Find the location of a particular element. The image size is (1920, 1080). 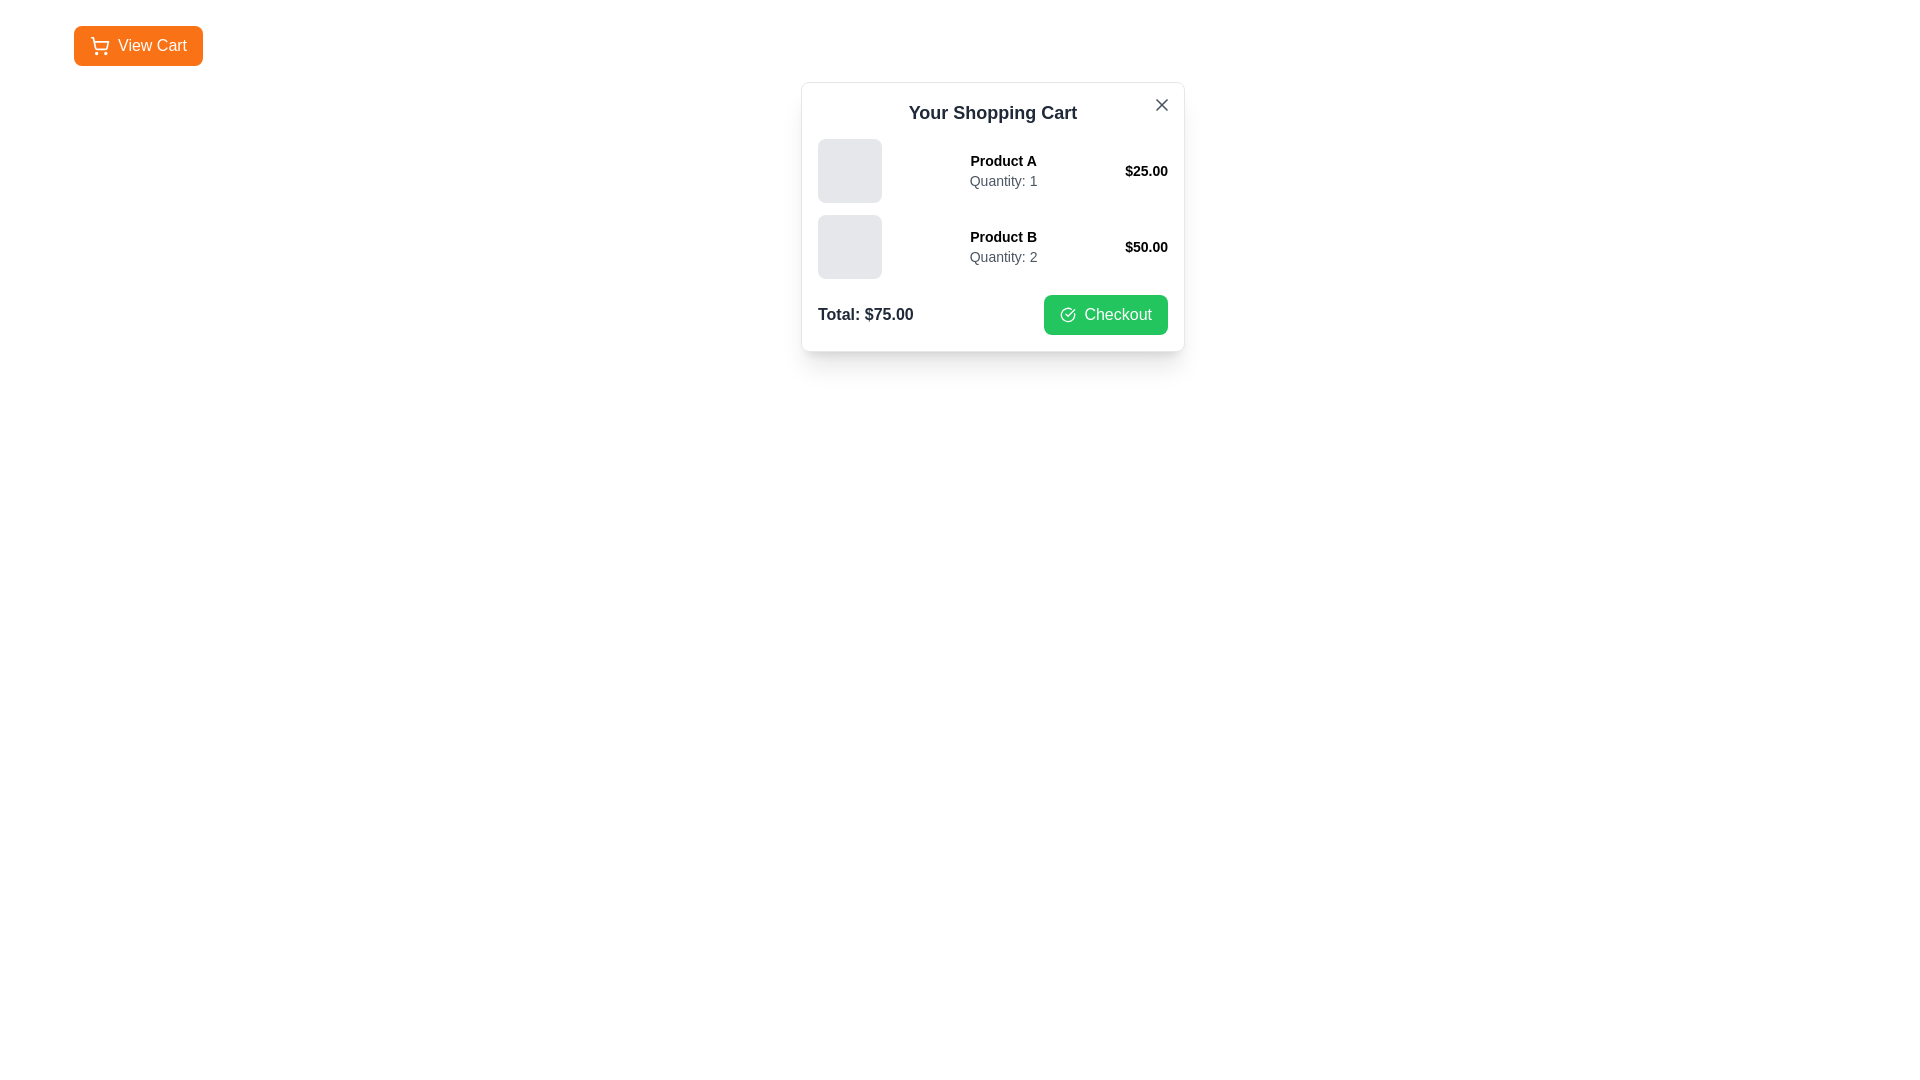

the green rectangular button labeled 'Checkout' with a checkmark icon is located at coordinates (1105, 315).